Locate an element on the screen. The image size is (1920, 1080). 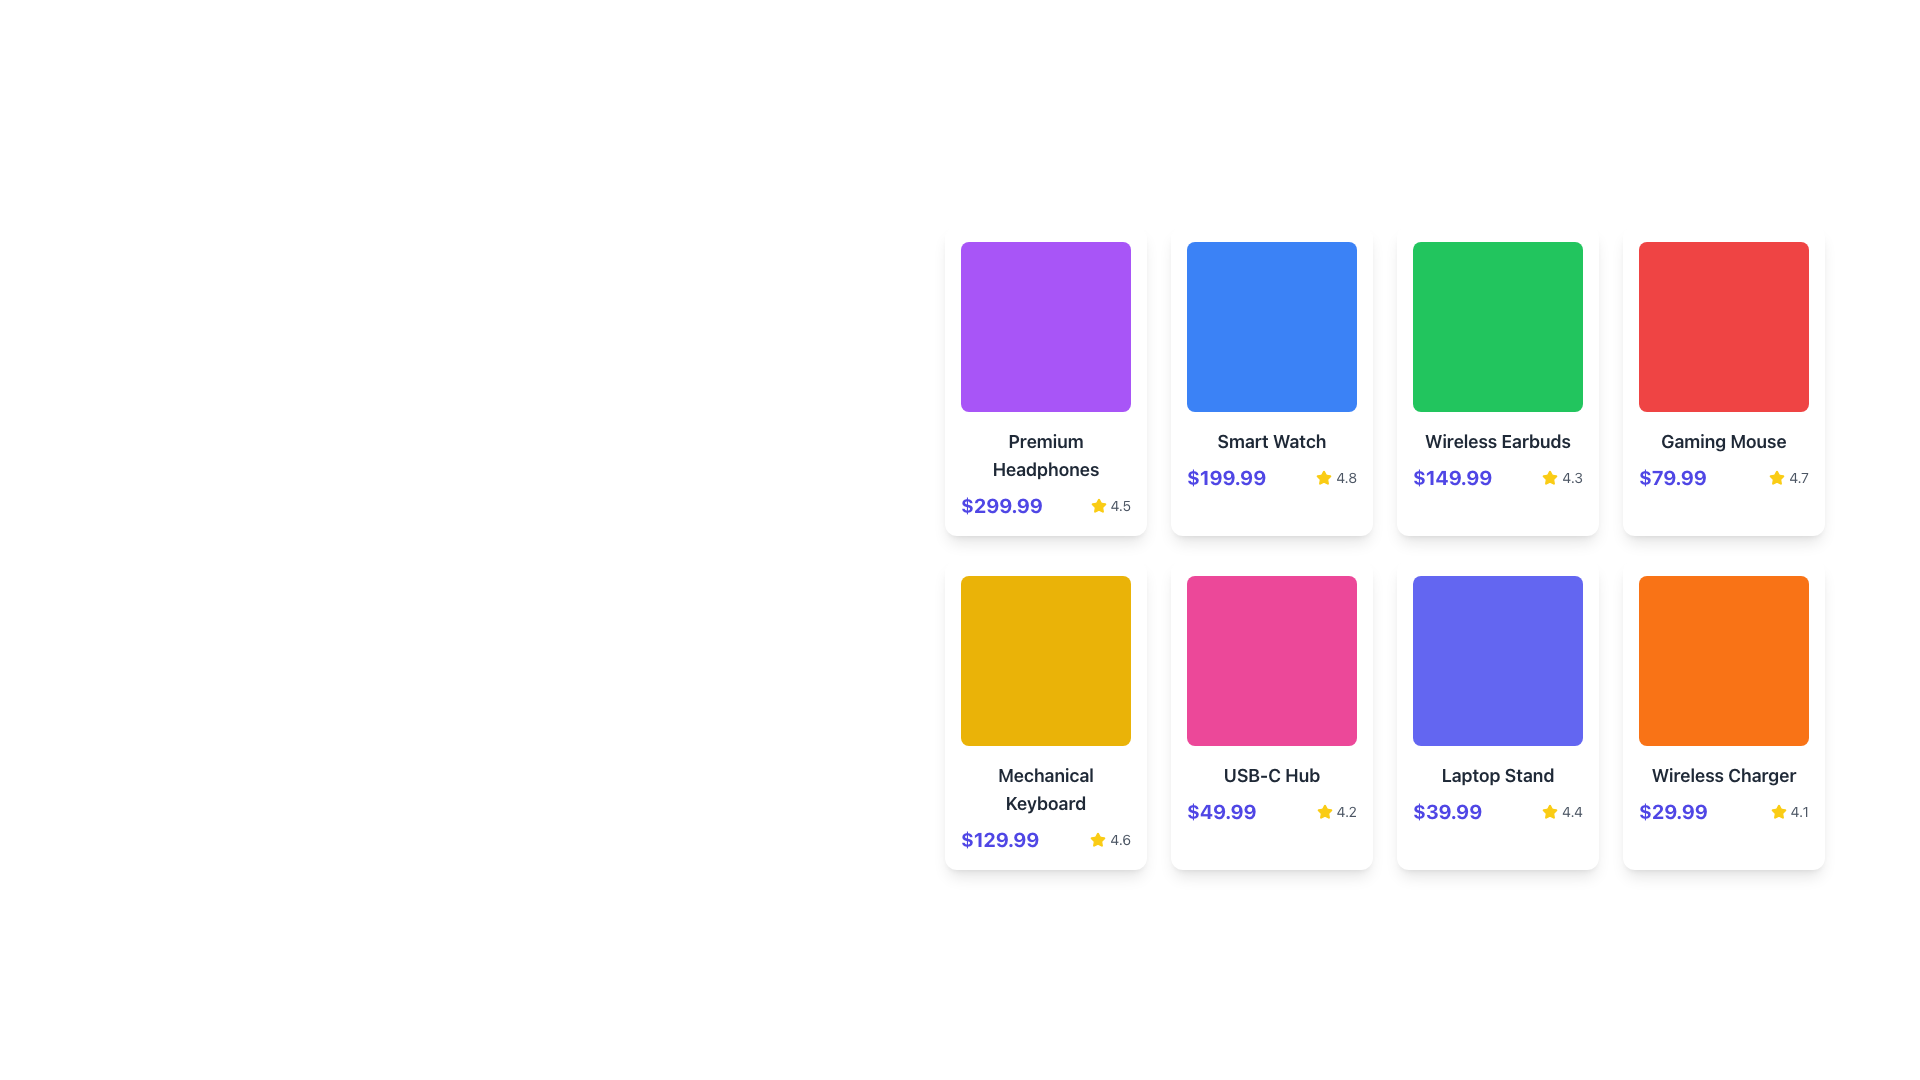
the Text label that displays the name of the product, located within the first product listing card in the grid layout, below the thumbnail and above the price and rating information is located at coordinates (1045, 455).